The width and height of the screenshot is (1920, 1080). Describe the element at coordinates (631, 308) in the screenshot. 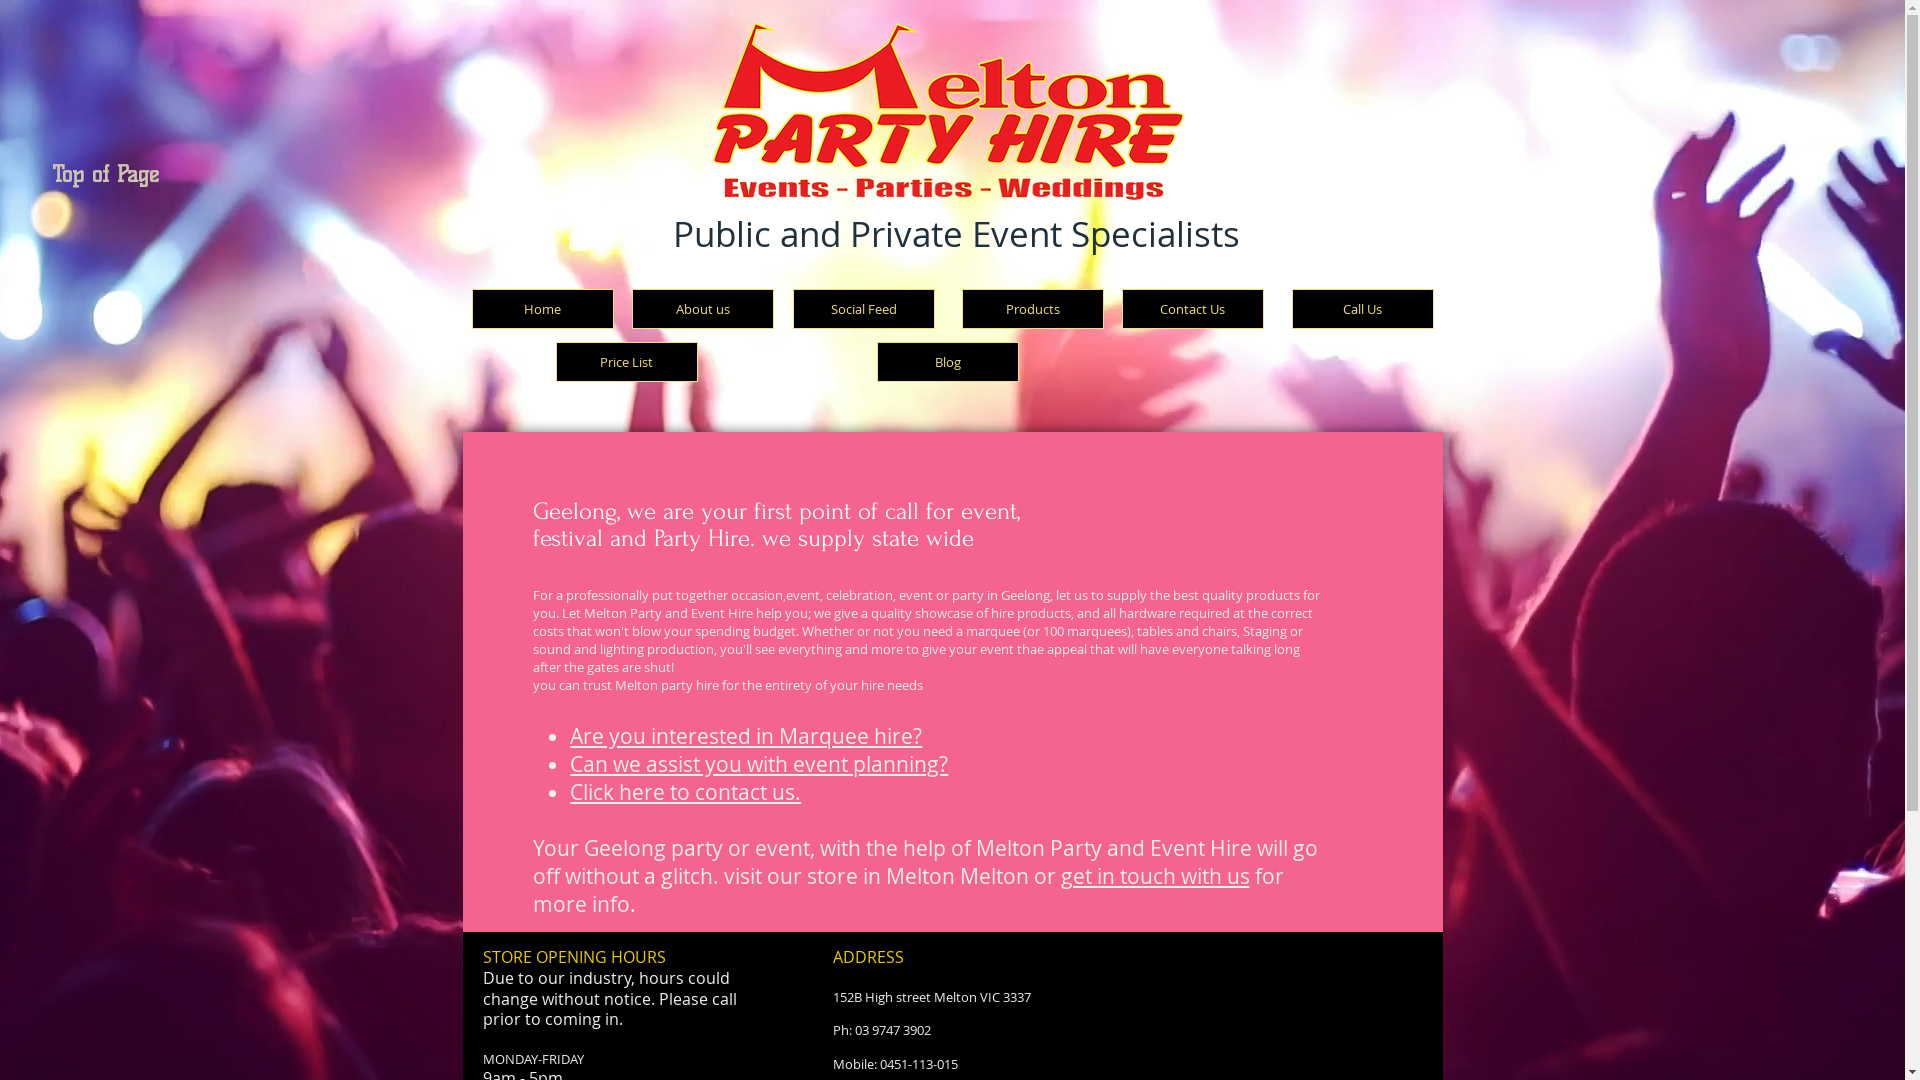

I see `'About us'` at that location.